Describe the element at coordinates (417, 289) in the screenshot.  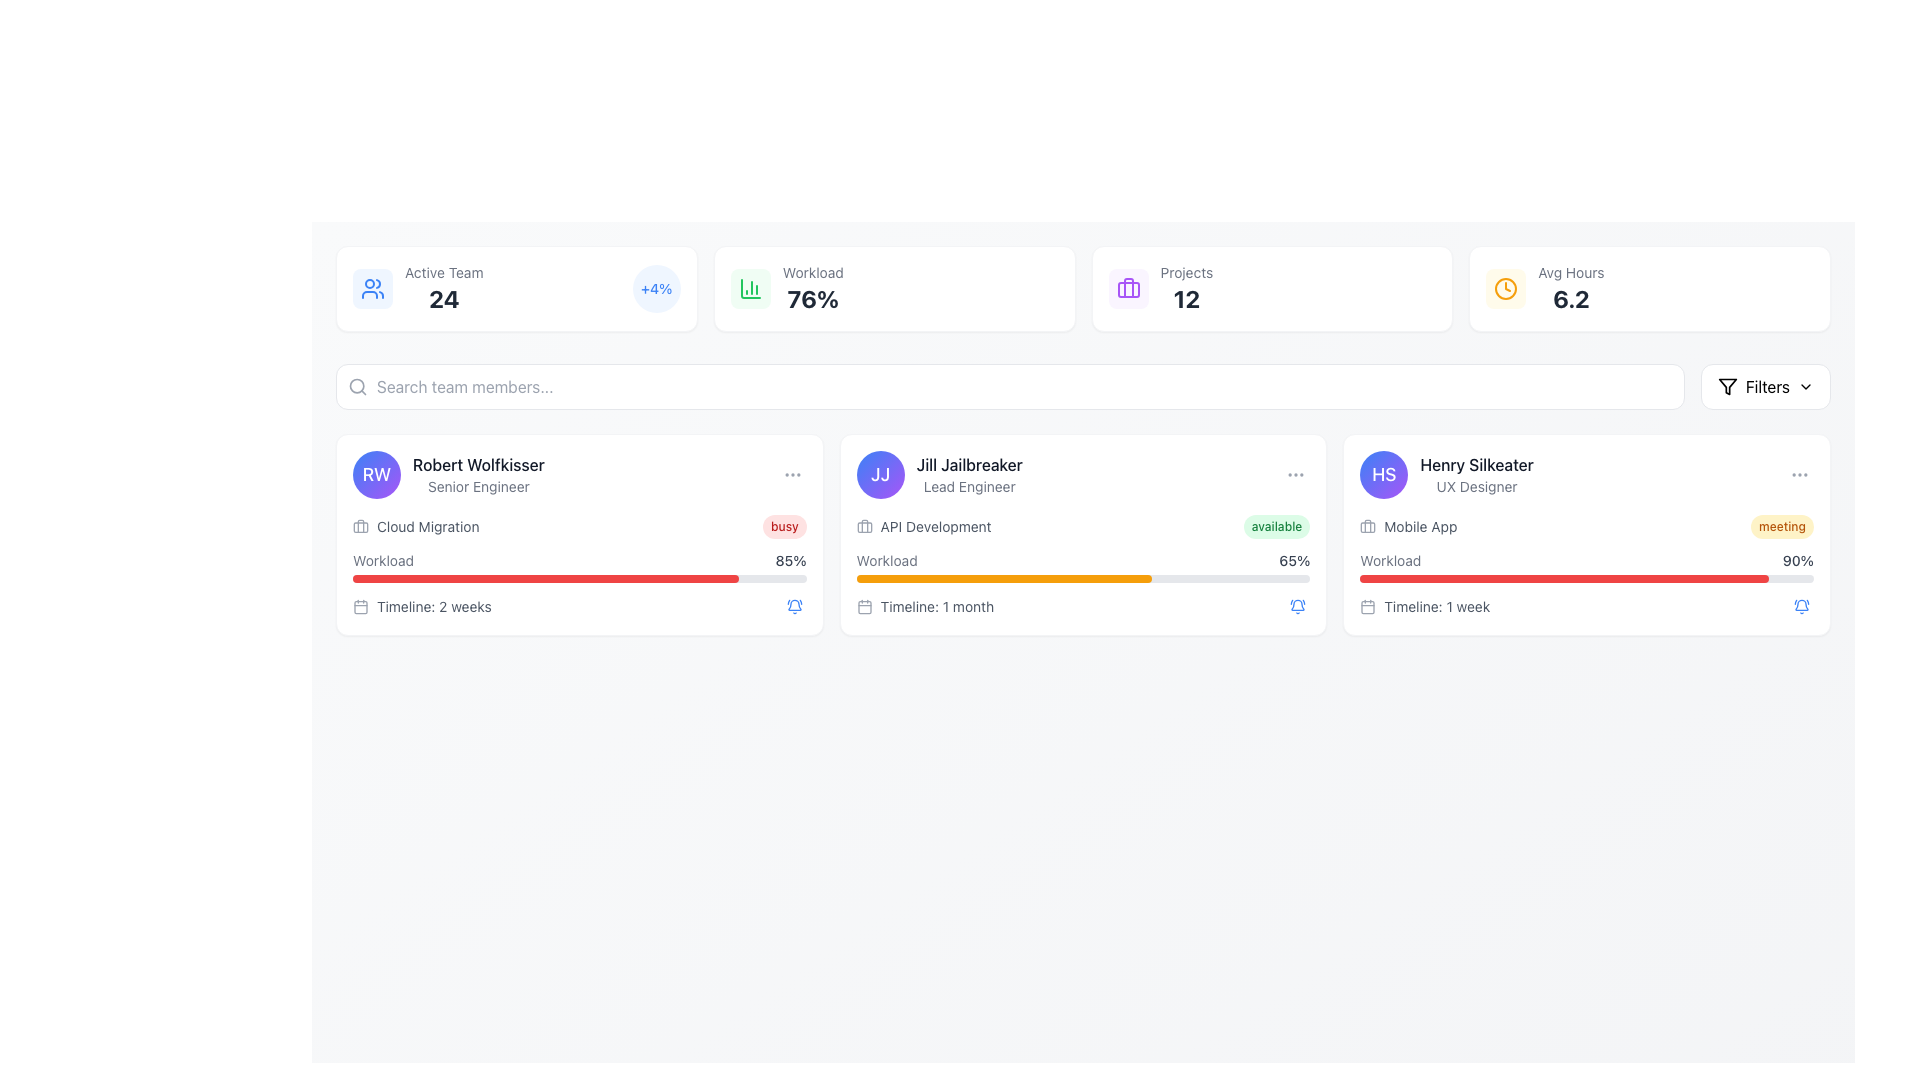
I see `the information display element that shows the count of active team members, including its icon and descriptive text, located in the upper left section of the interface` at that location.